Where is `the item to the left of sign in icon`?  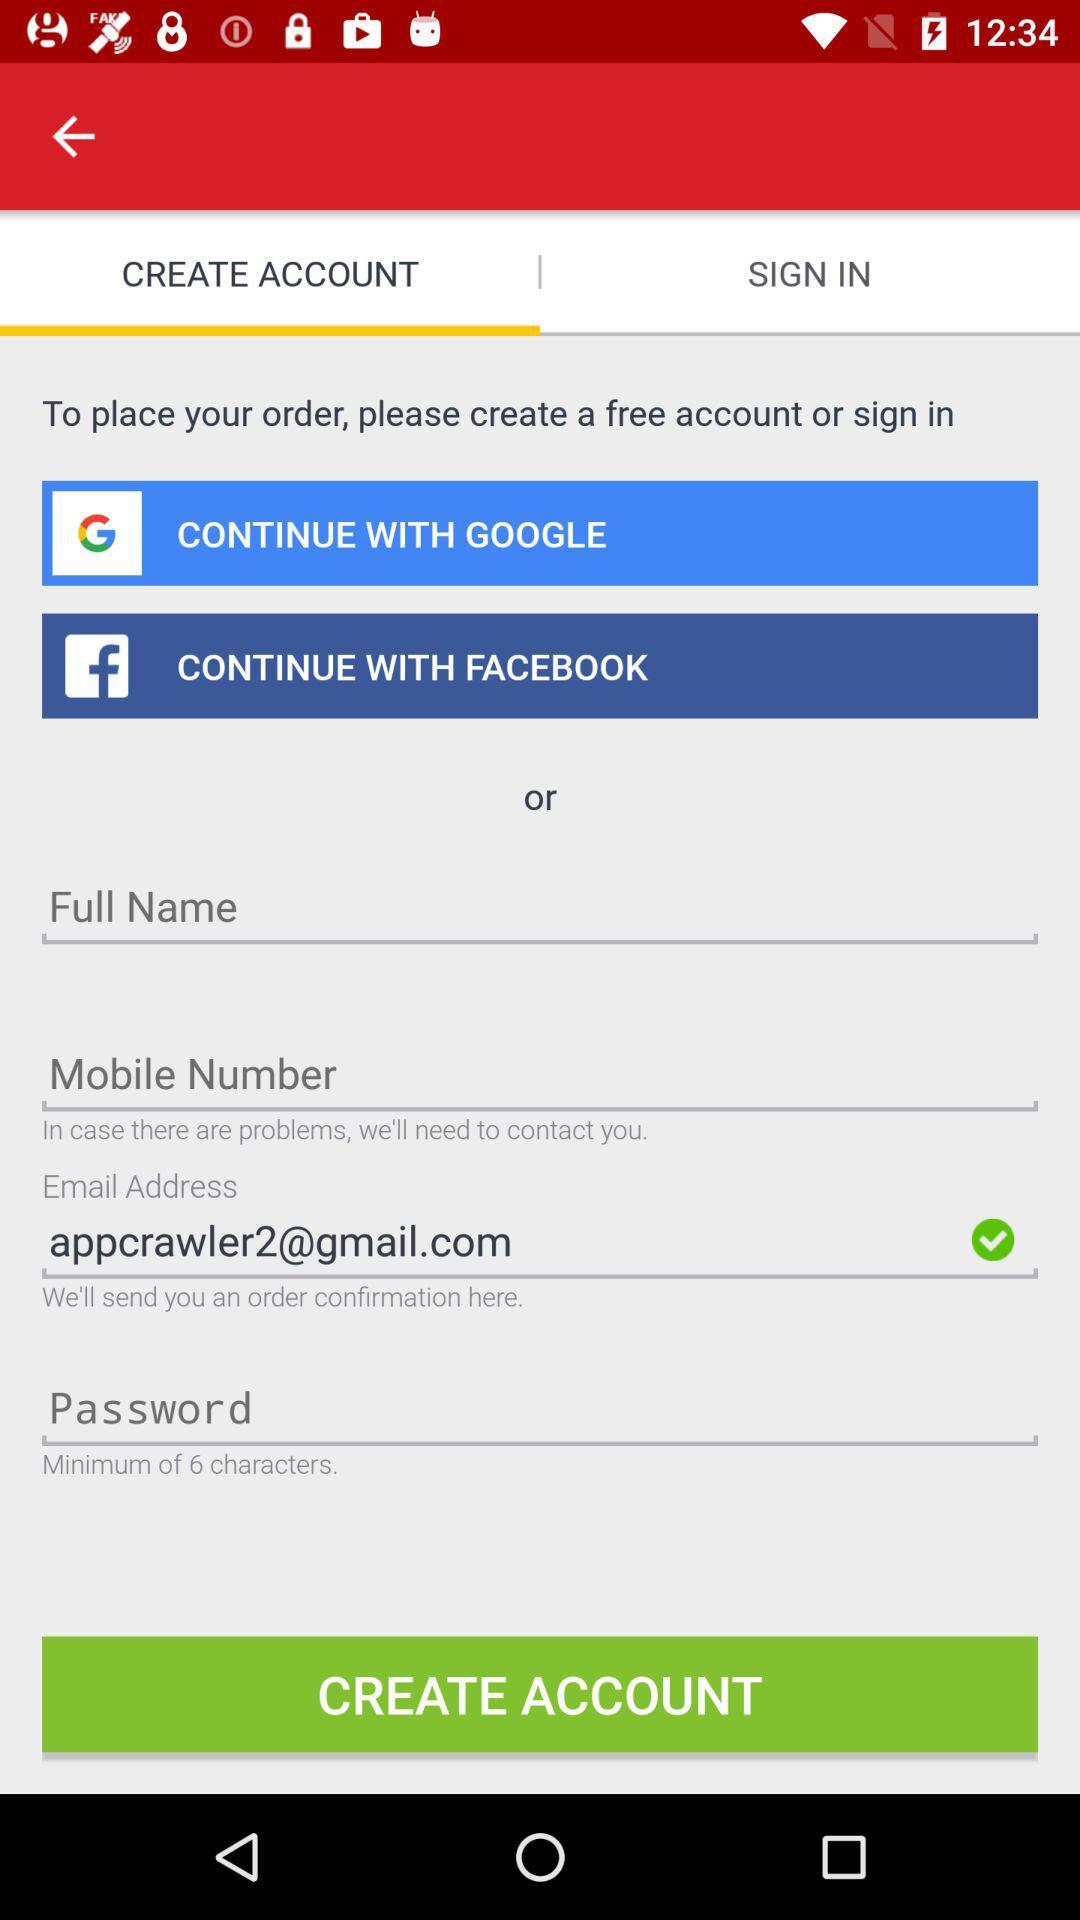
the item to the left of sign in icon is located at coordinates (72, 135).